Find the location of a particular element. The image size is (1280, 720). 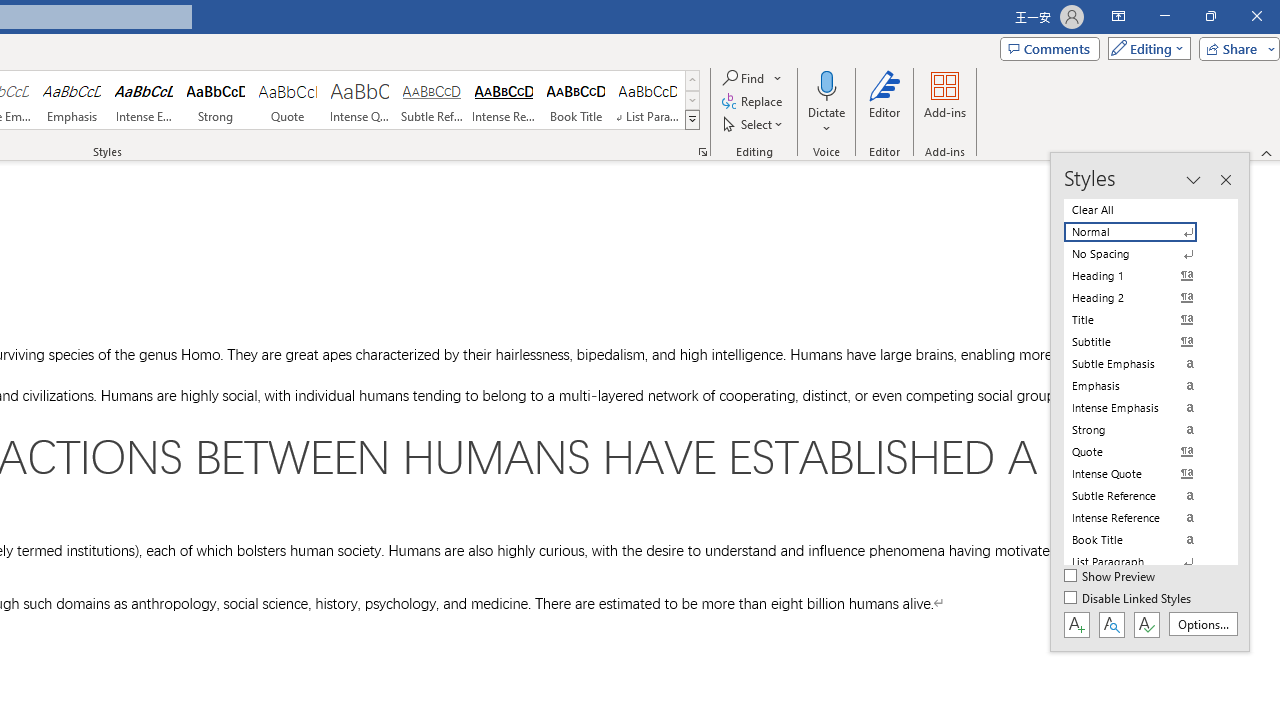

'Show Preview' is located at coordinates (1110, 577).